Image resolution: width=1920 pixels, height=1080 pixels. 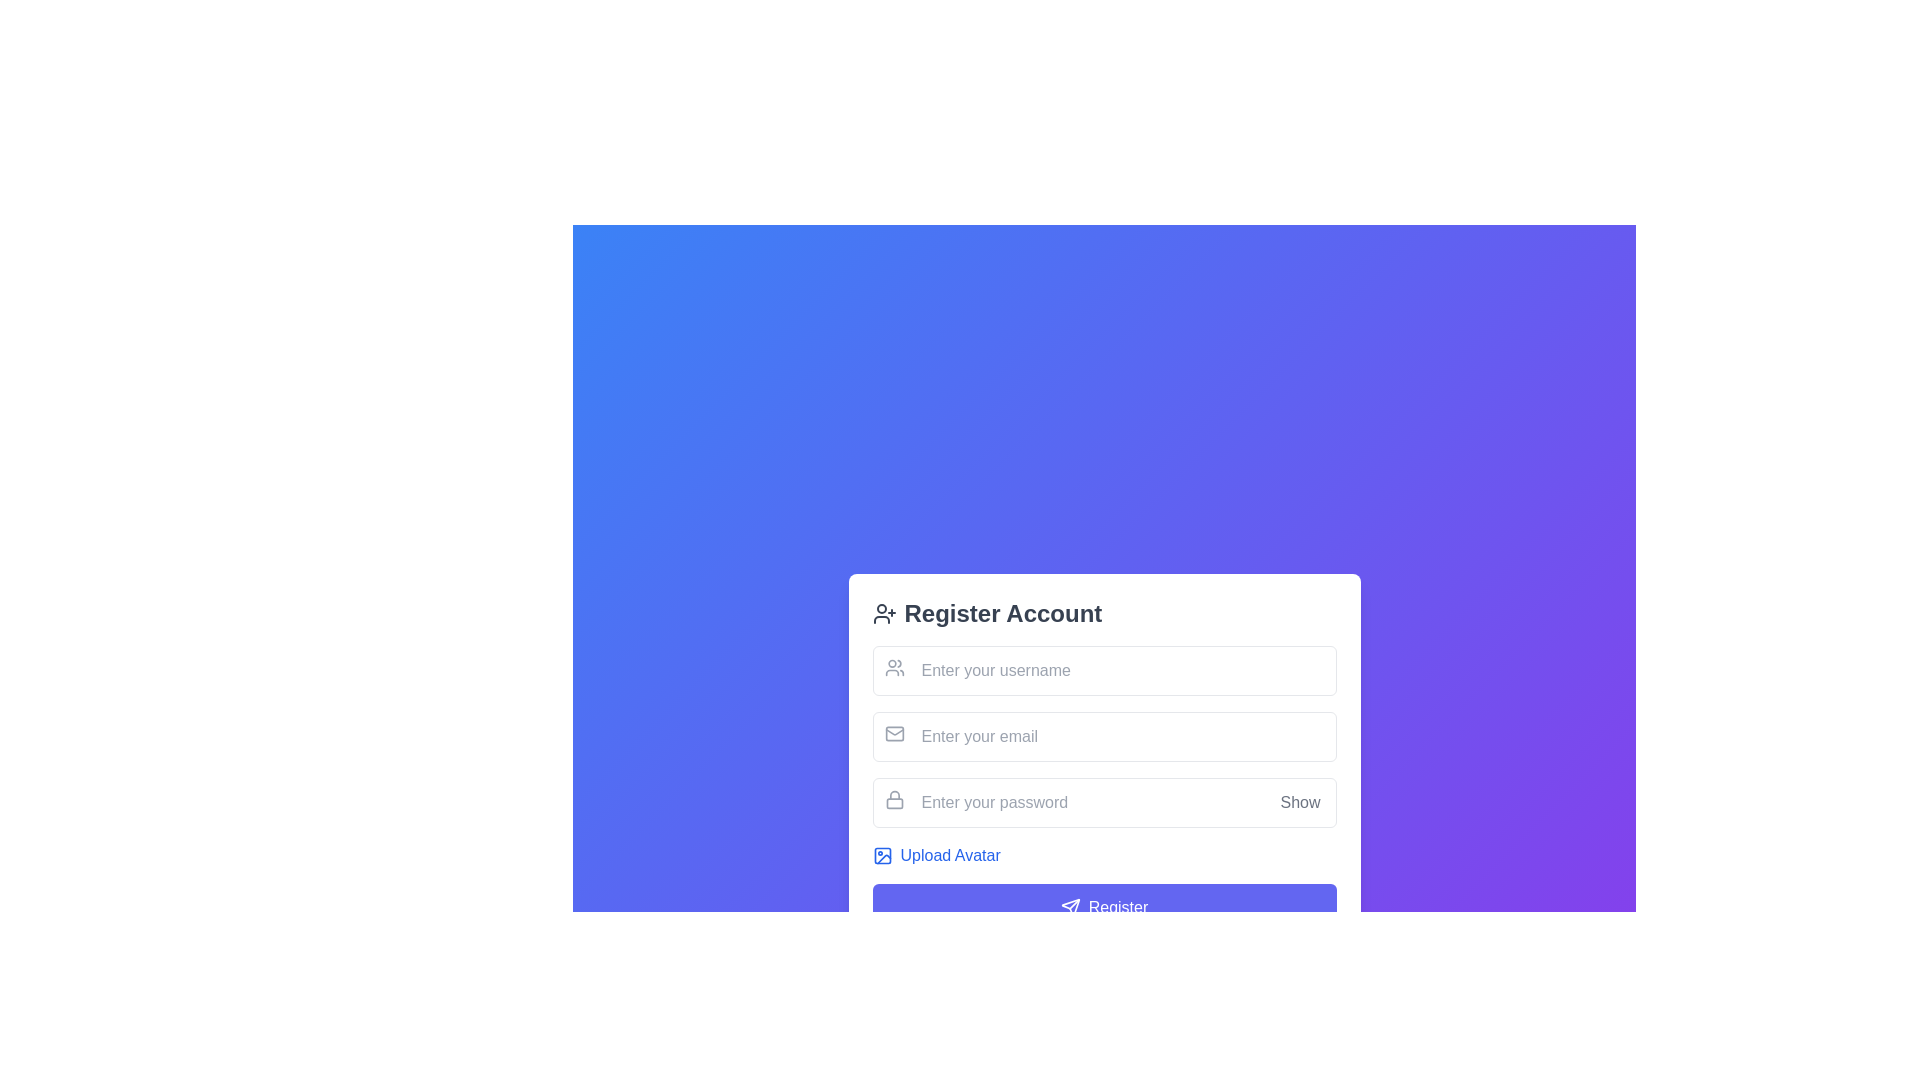 I want to click on the rectangular blue button labeled 'Register' at the bottom of the form, so click(x=1103, y=907).